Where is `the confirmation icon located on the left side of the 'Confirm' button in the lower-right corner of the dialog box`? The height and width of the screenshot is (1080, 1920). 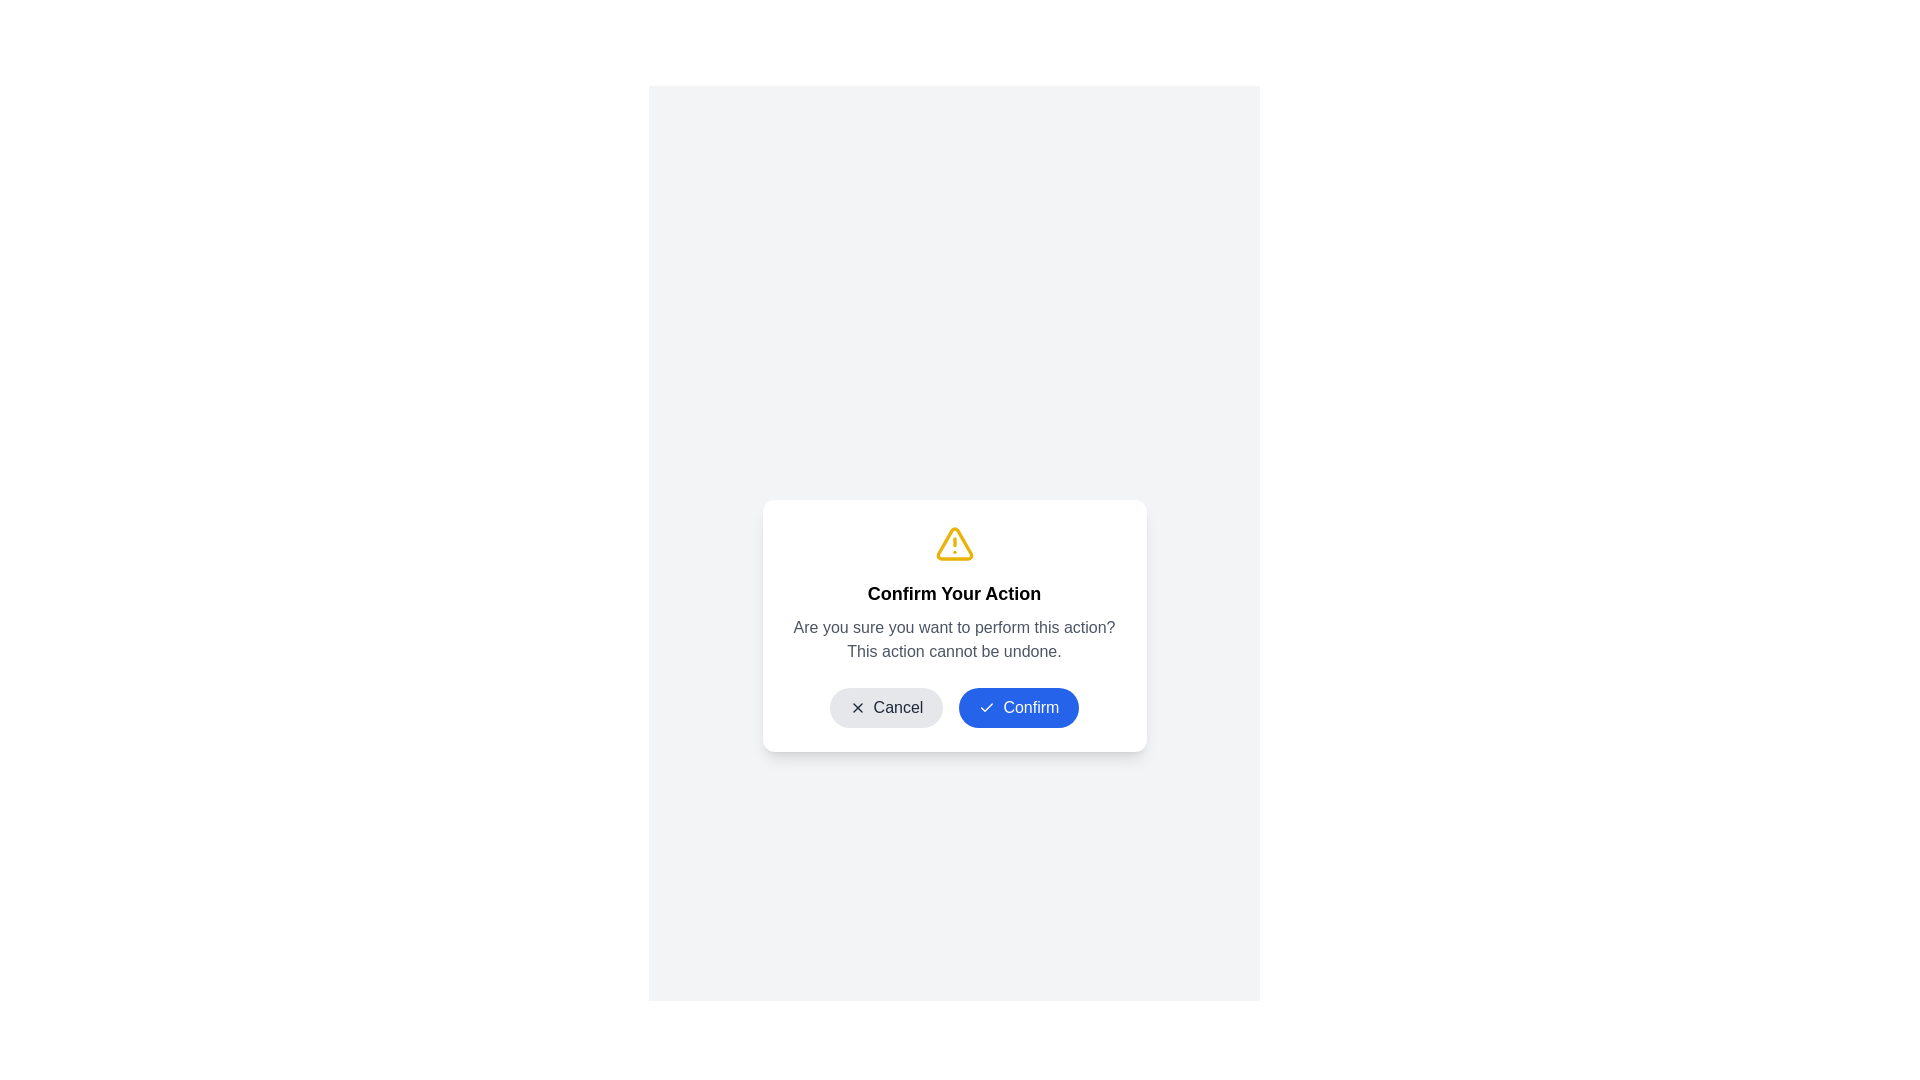
the confirmation icon located on the left side of the 'Confirm' button in the lower-right corner of the dialog box is located at coordinates (987, 707).